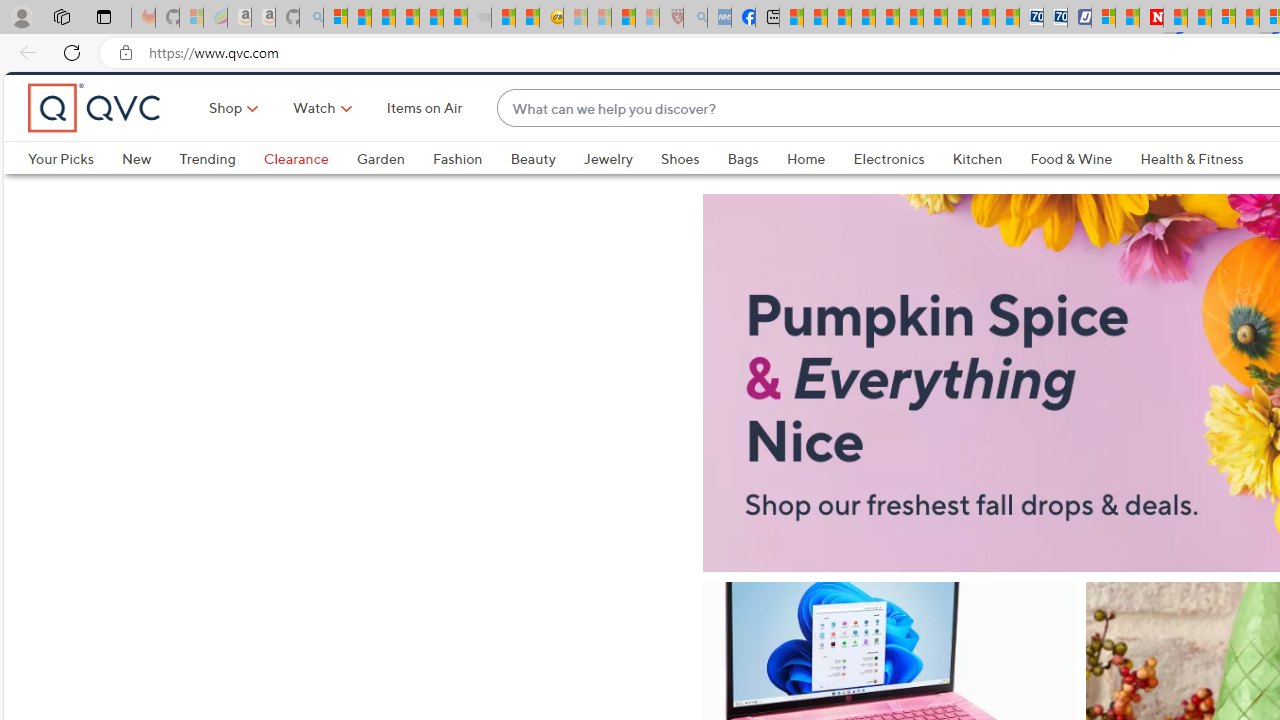  I want to click on 'Cheap Hotels - Save70.com', so click(1055, 17).